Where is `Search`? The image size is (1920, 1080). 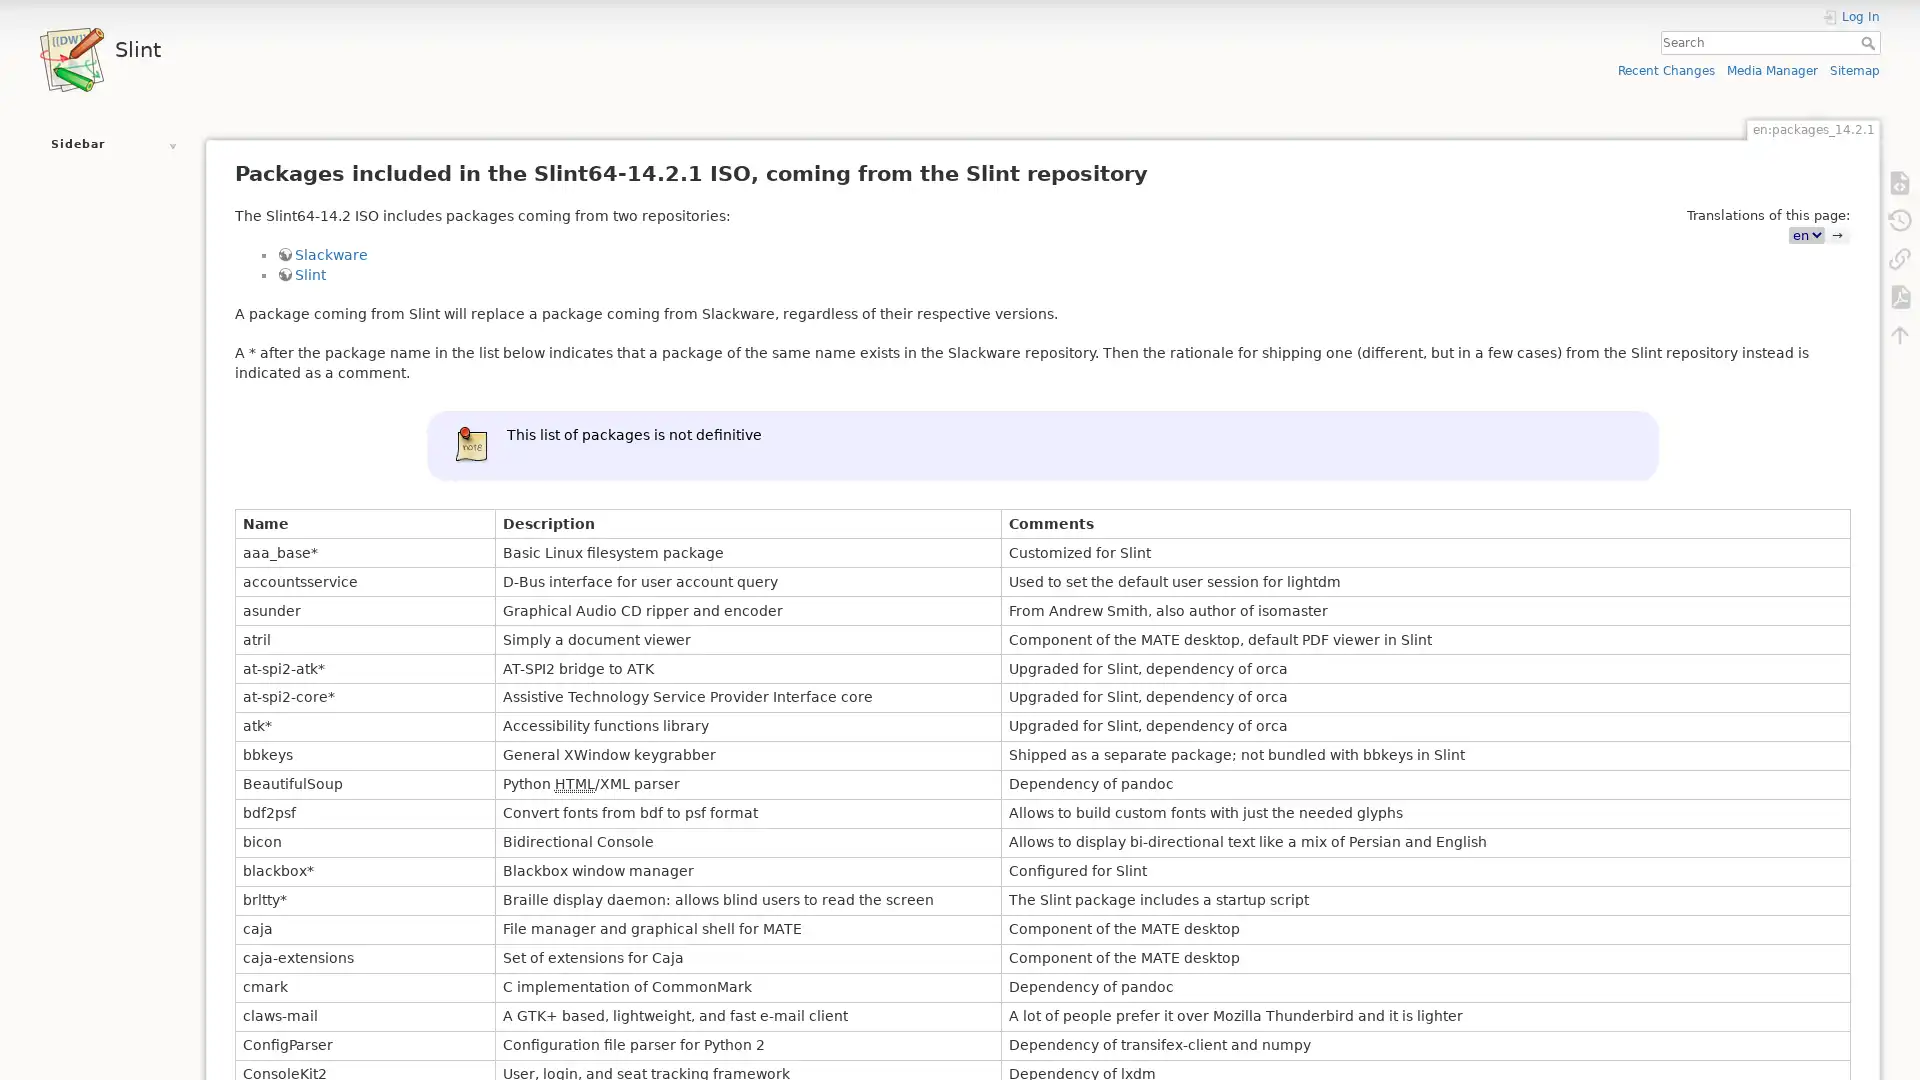
Search is located at coordinates (1869, 42).